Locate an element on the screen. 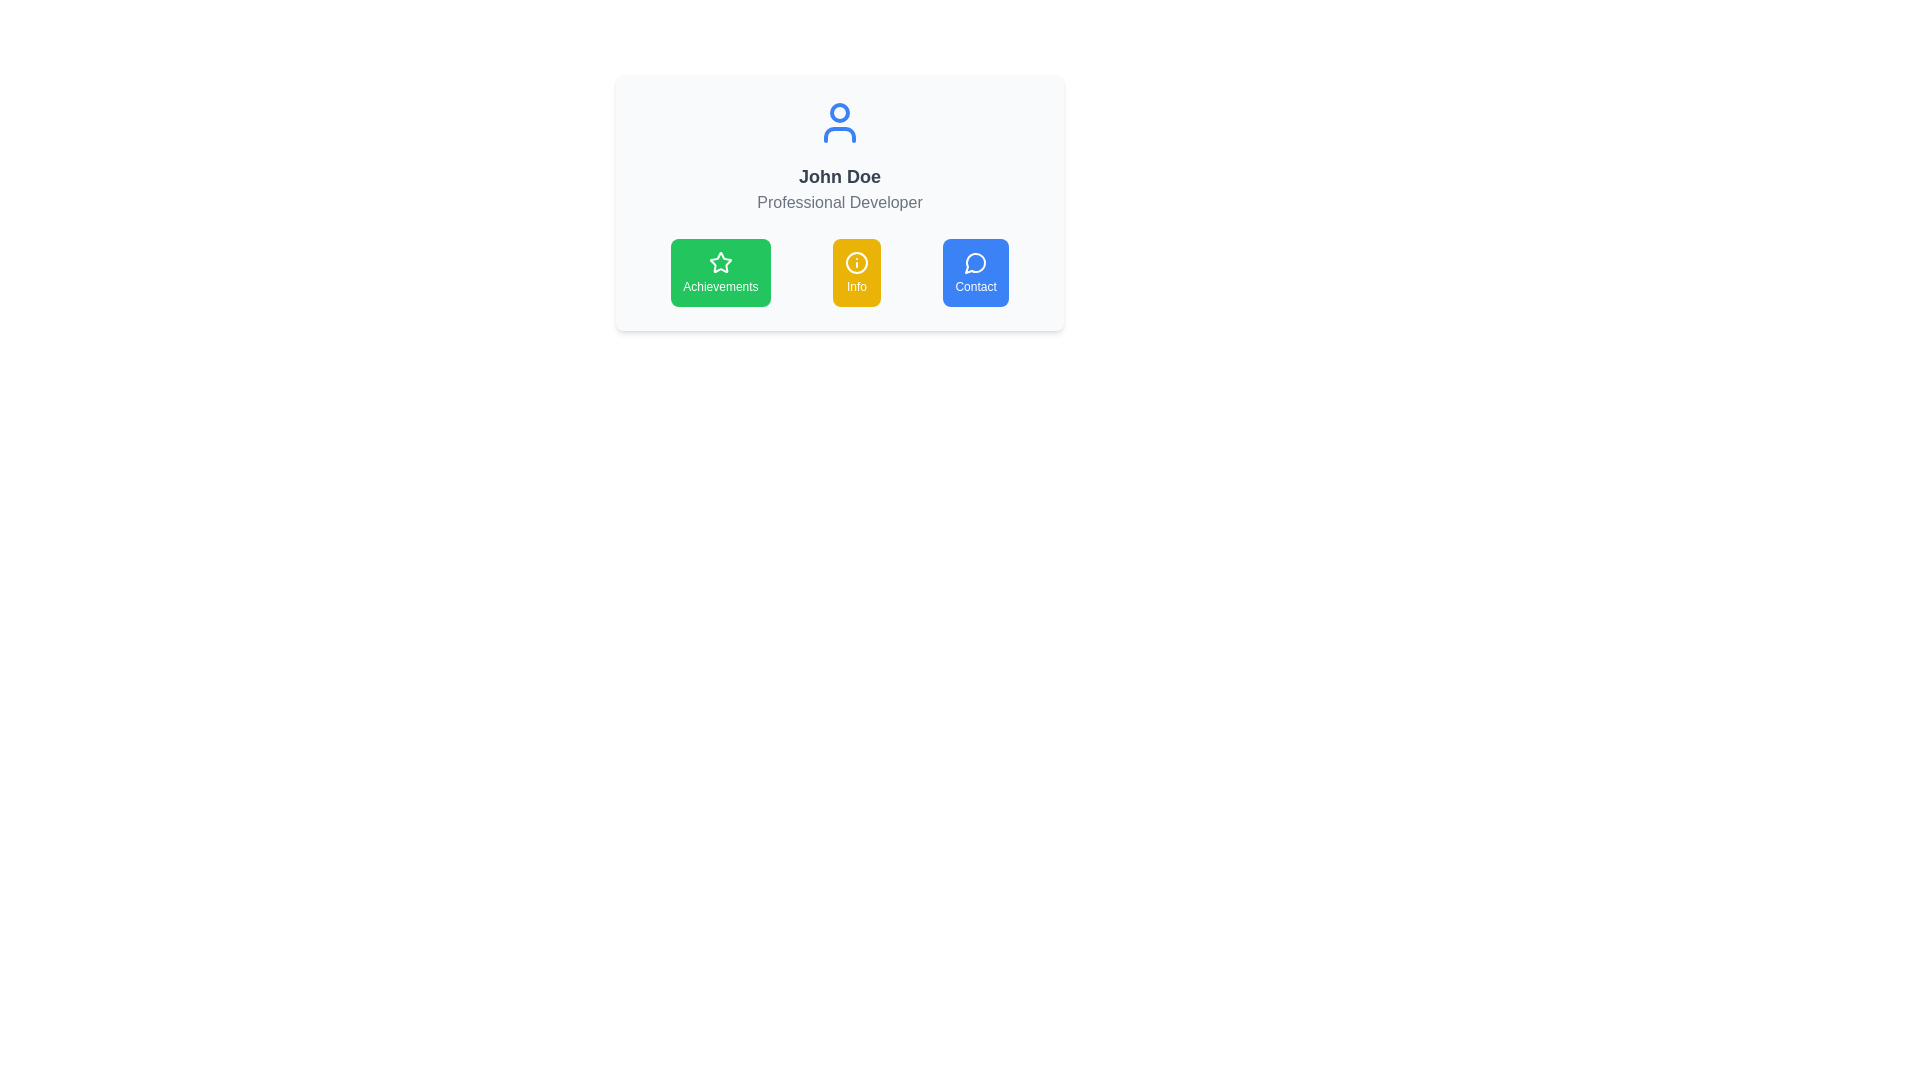 The image size is (1920, 1080). the star-shaped icon inside the green 'Achievements' button to interact with it is located at coordinates (720, 261).